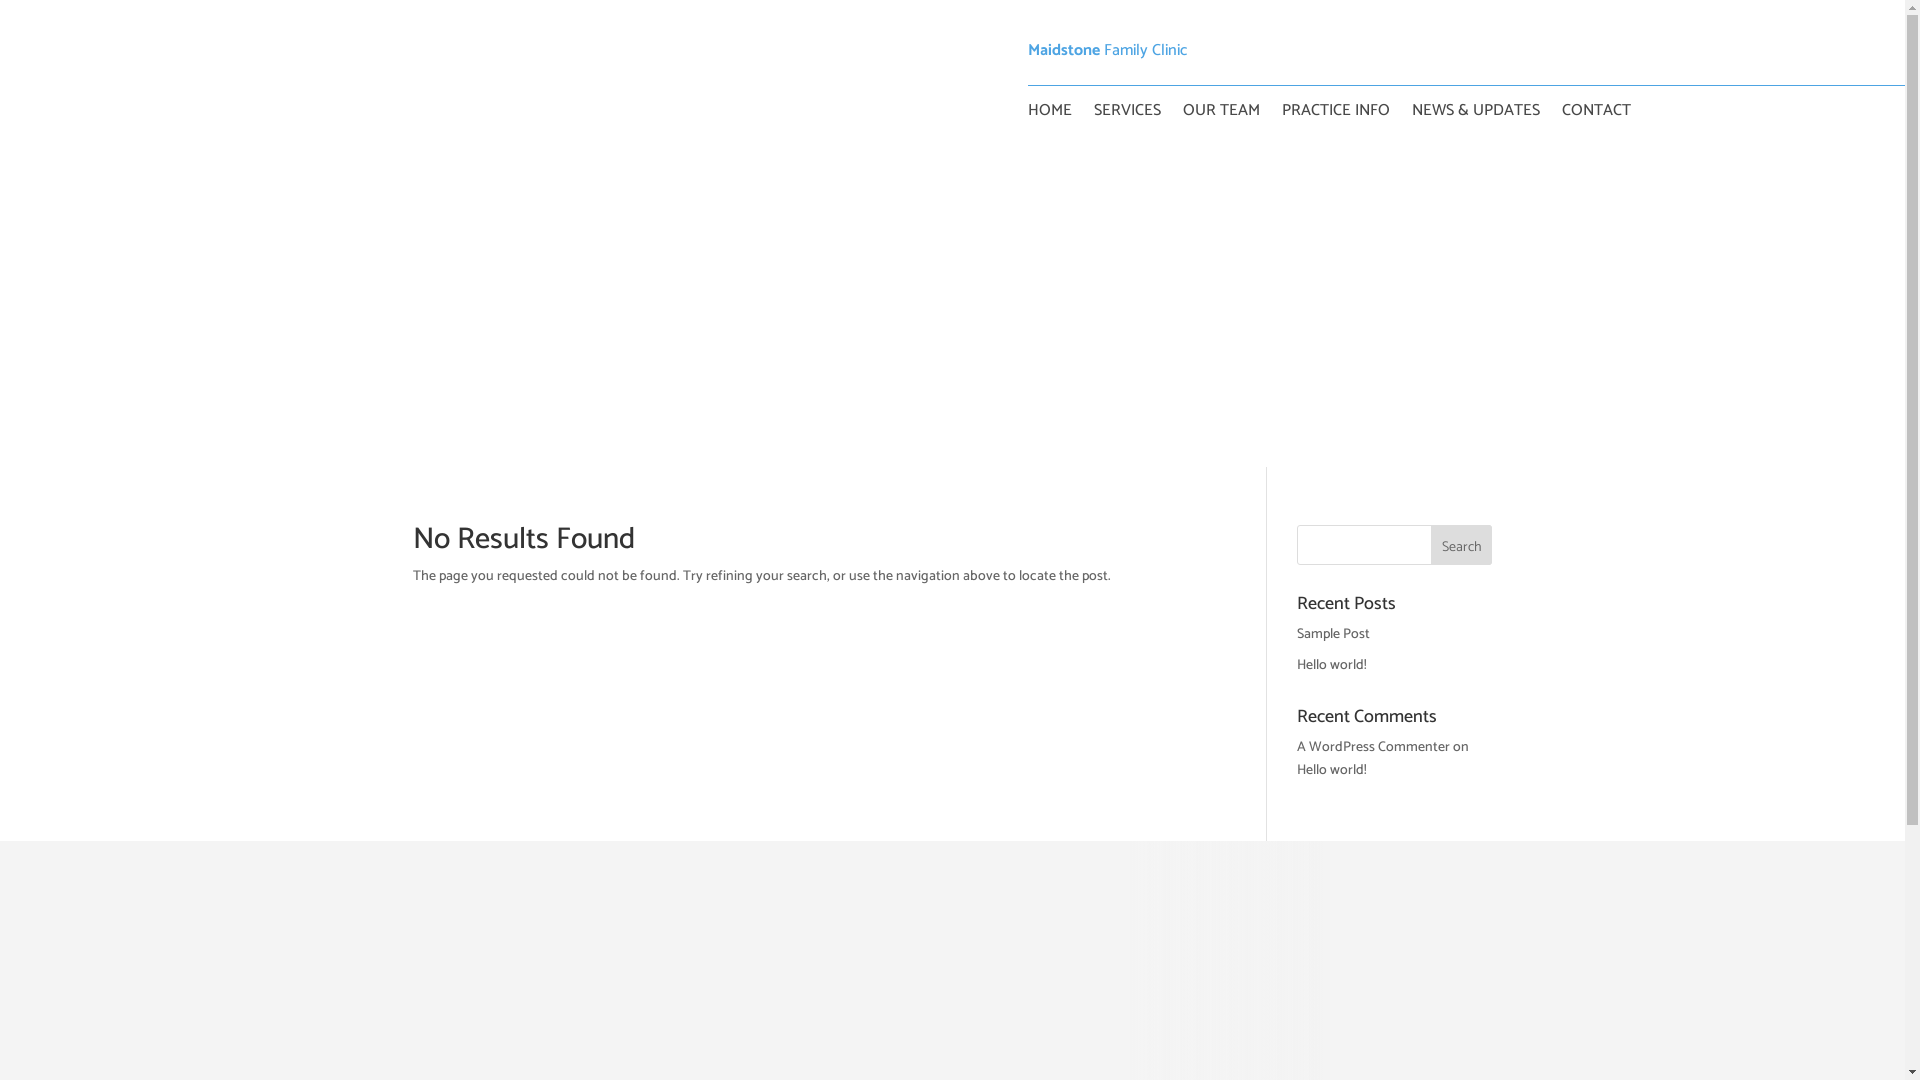  I want to click on 'Search', so click(1462, 544).